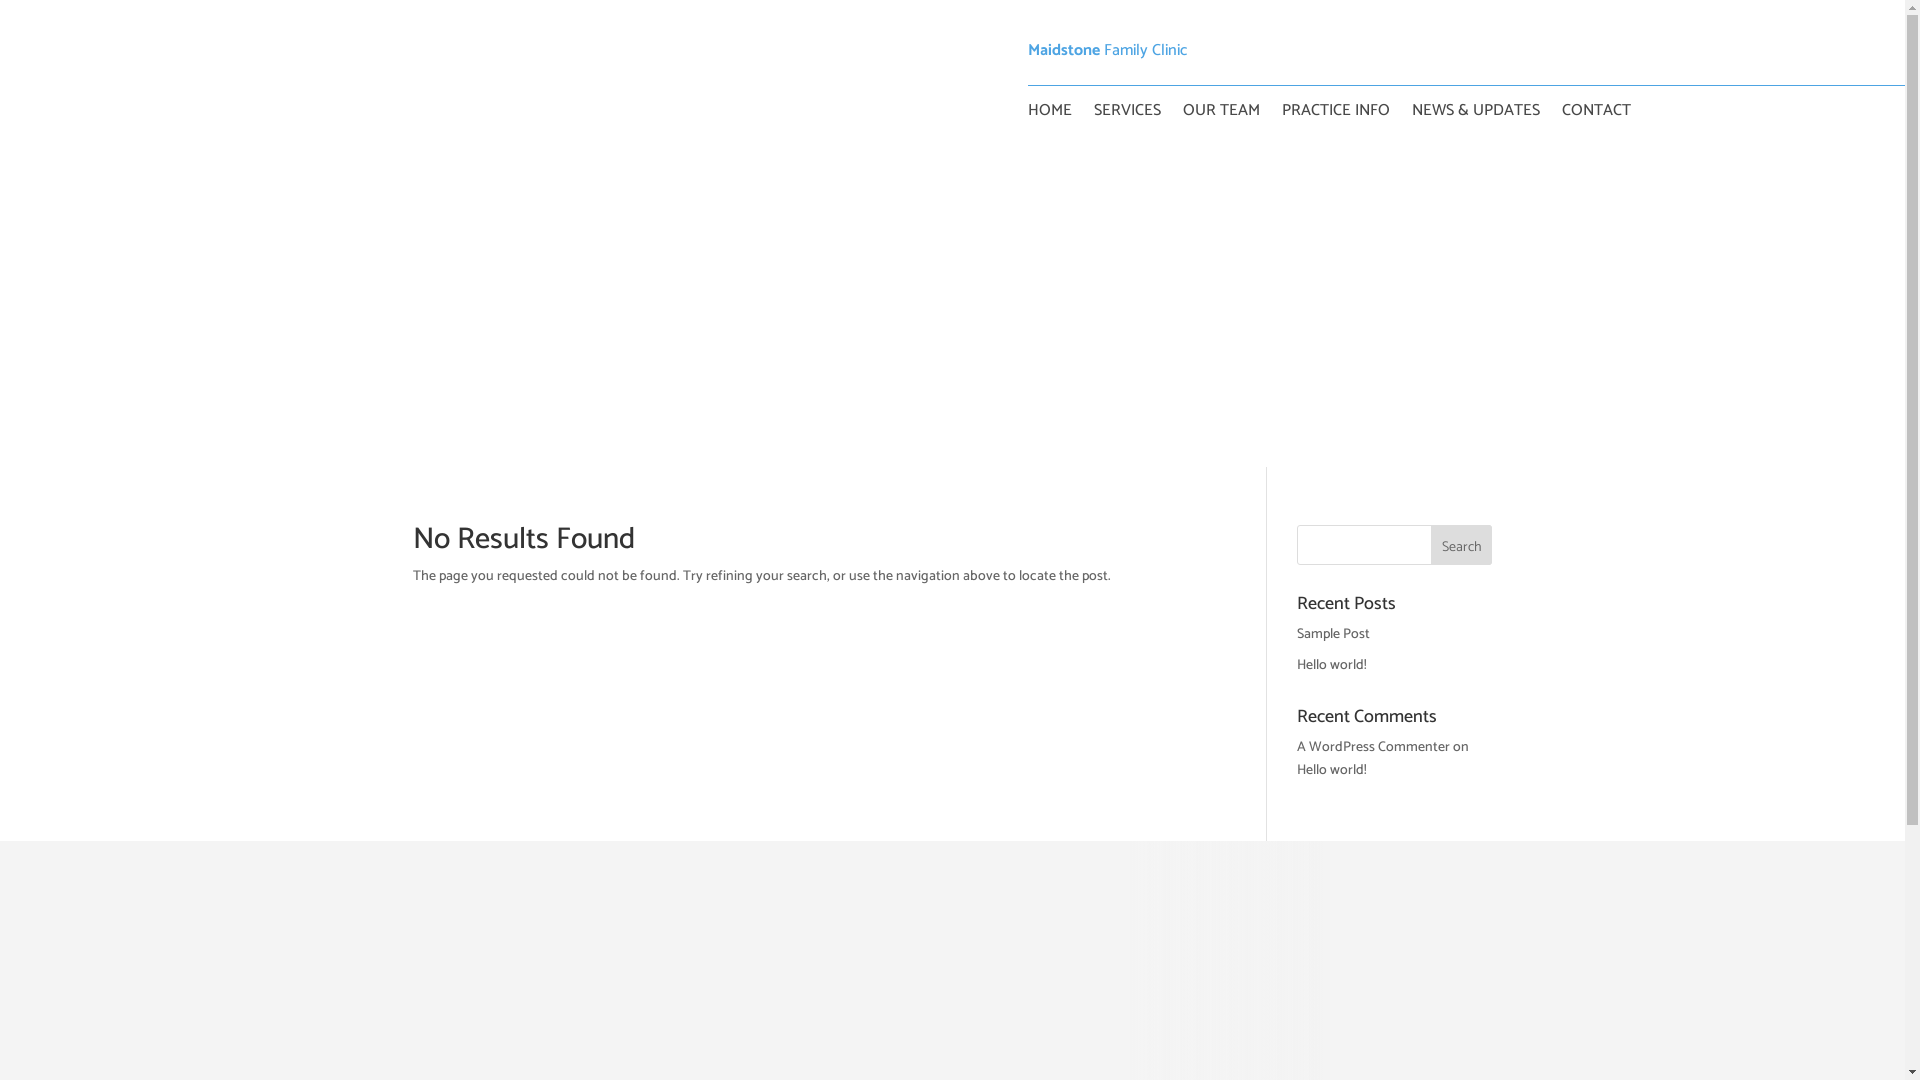  I want to click on 'Search', so click(1462, 544).